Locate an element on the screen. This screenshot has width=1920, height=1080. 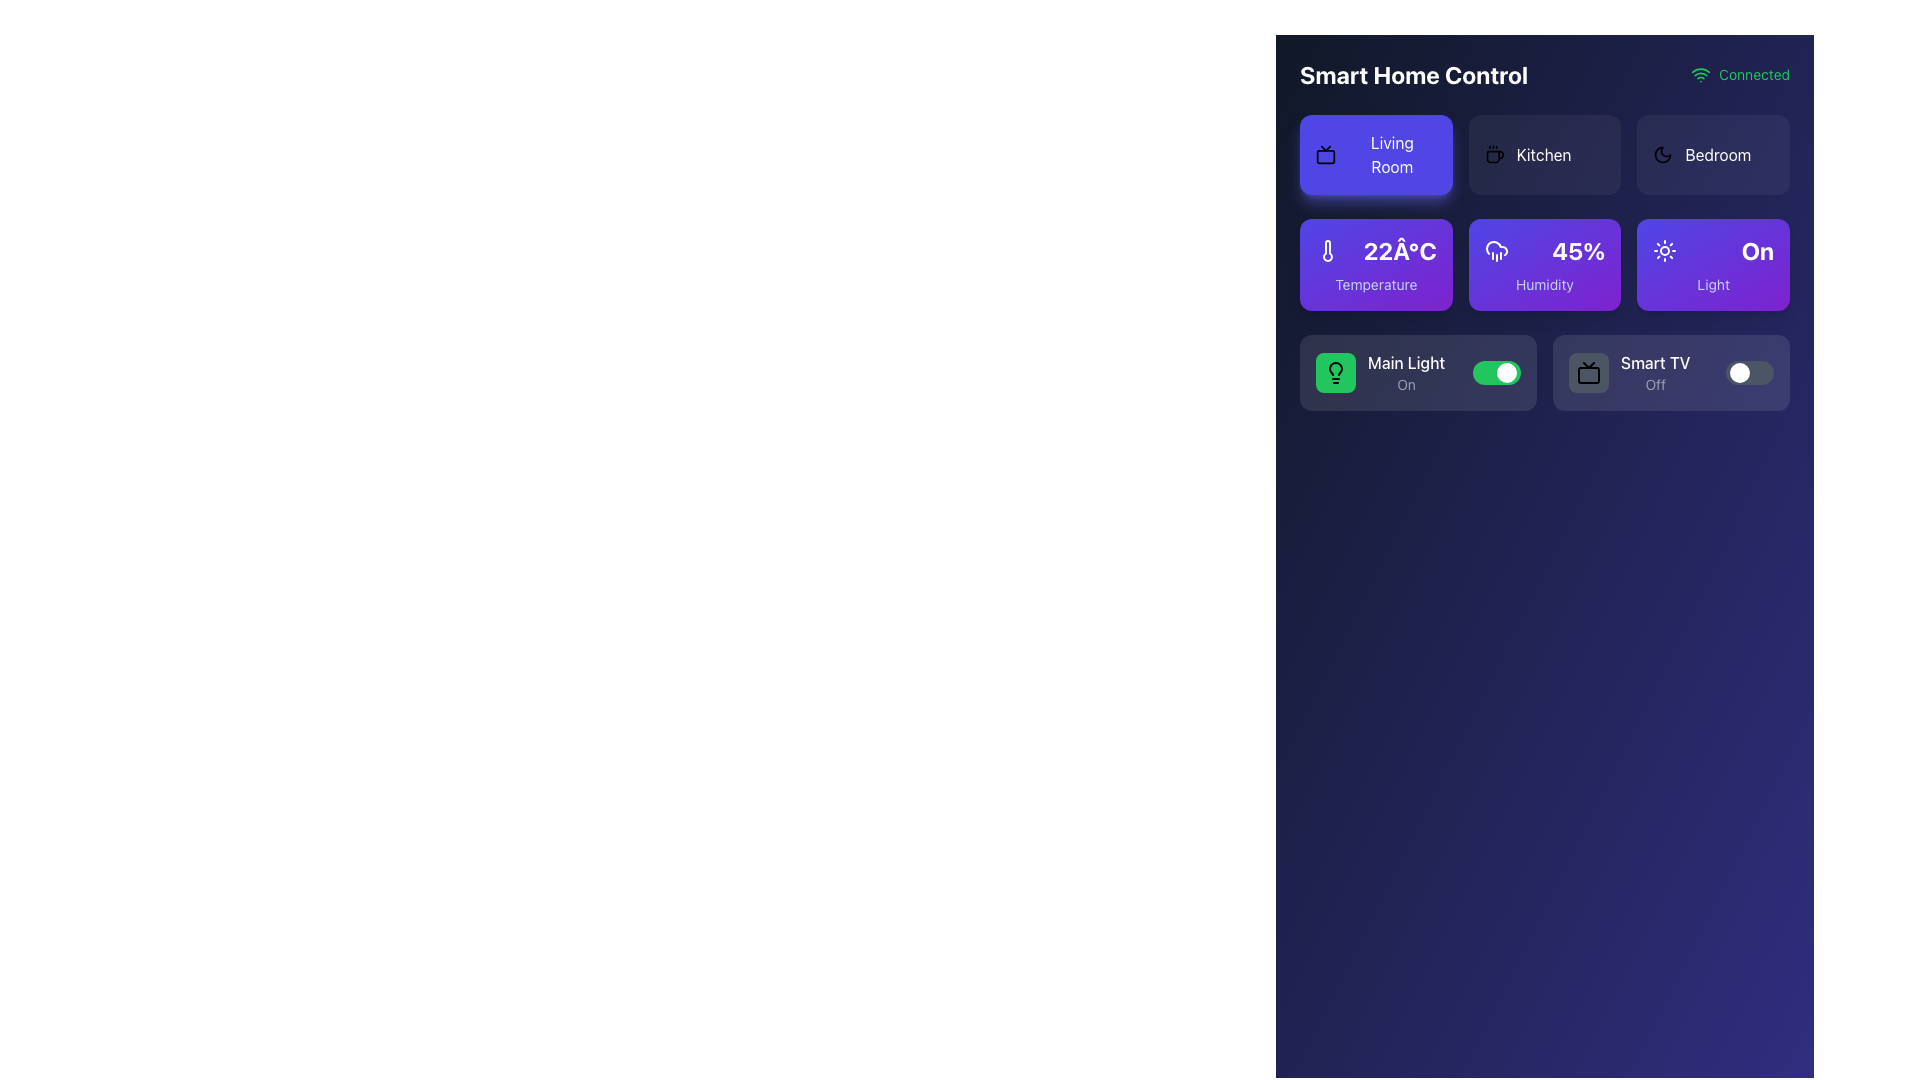
the current state of the Smart TV indicated by the label in the lower right corner of the control panel is located at coordinates (1655, 373).